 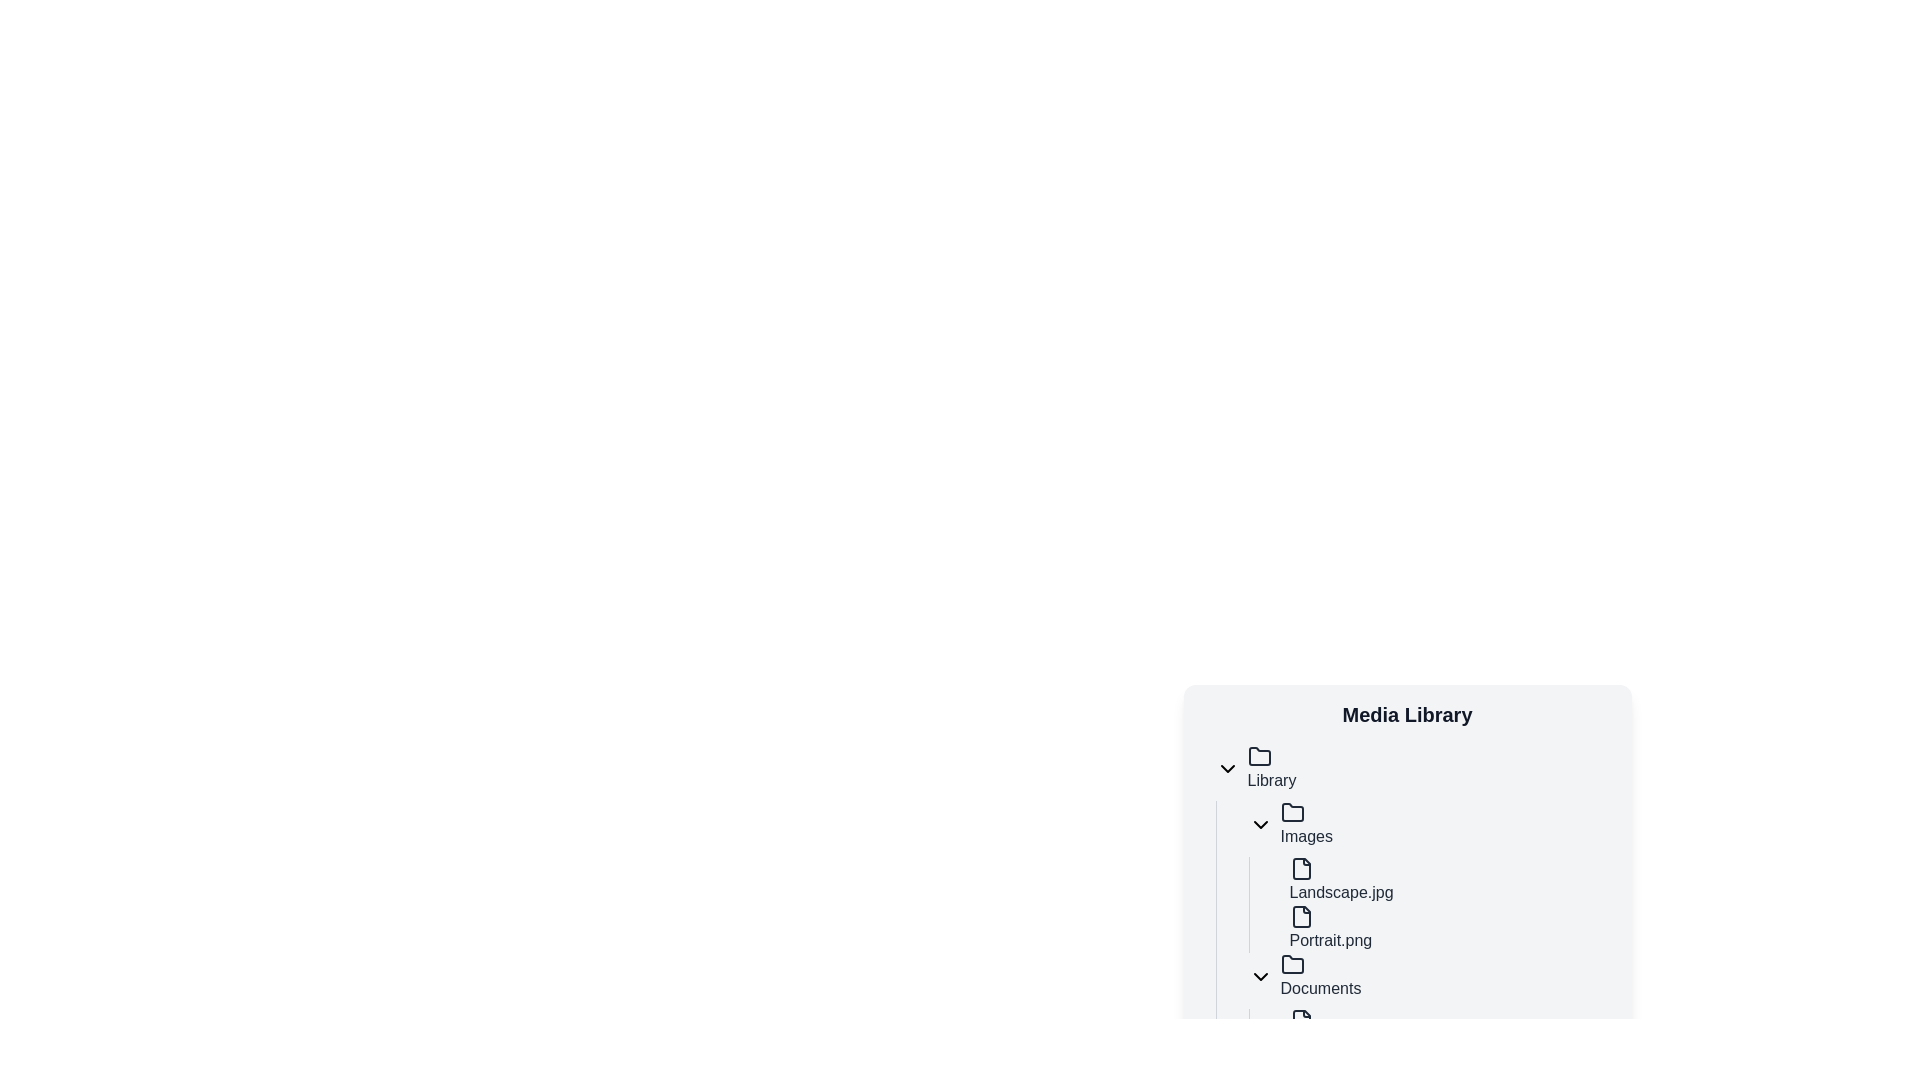 What do you see at coordinates (1301, 1021) in the screenshot?
I see `the icon representing a file or document located at the bottom of the 'Media Library' section, beneath the 'Documents' folder` at bounding box center [1301, 1021].